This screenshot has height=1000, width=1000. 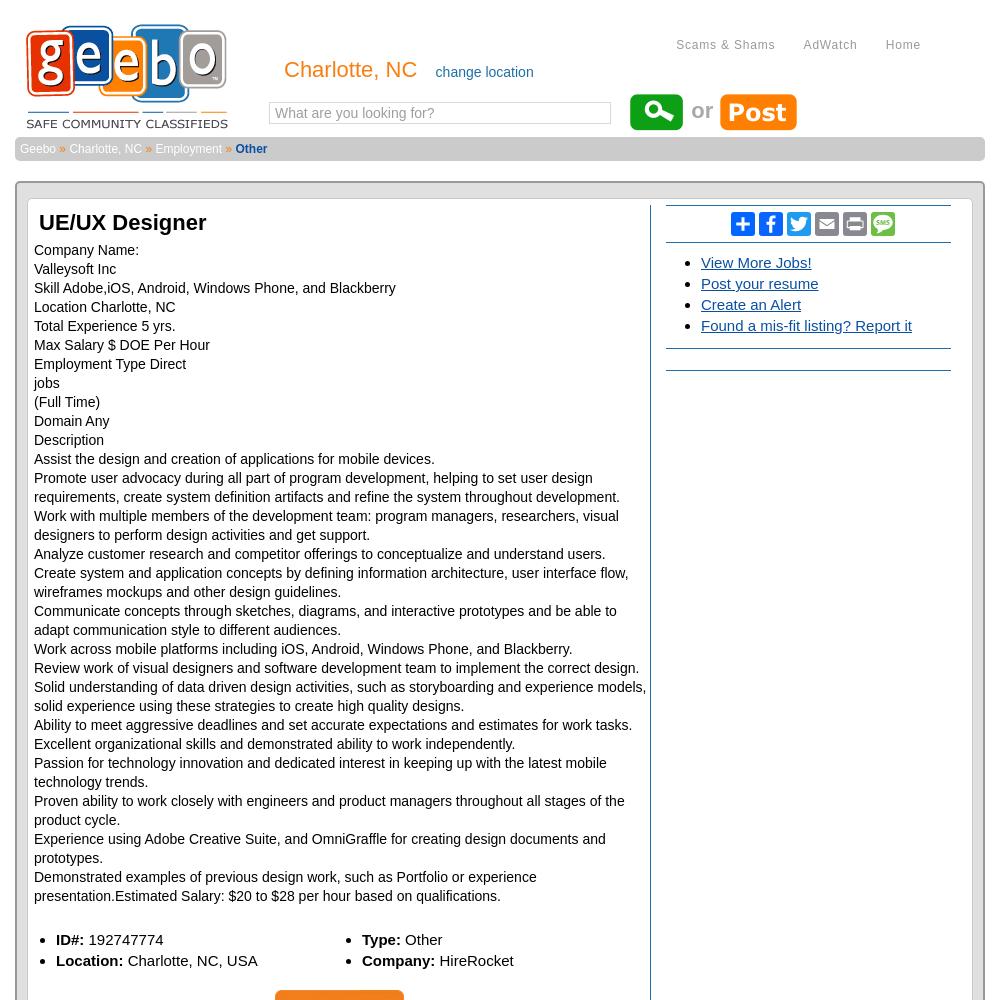 What do you see at coordinates (68, 149) in the screenshot?
I see `'Charlotte, NC'` at bounding box center [68, 149].